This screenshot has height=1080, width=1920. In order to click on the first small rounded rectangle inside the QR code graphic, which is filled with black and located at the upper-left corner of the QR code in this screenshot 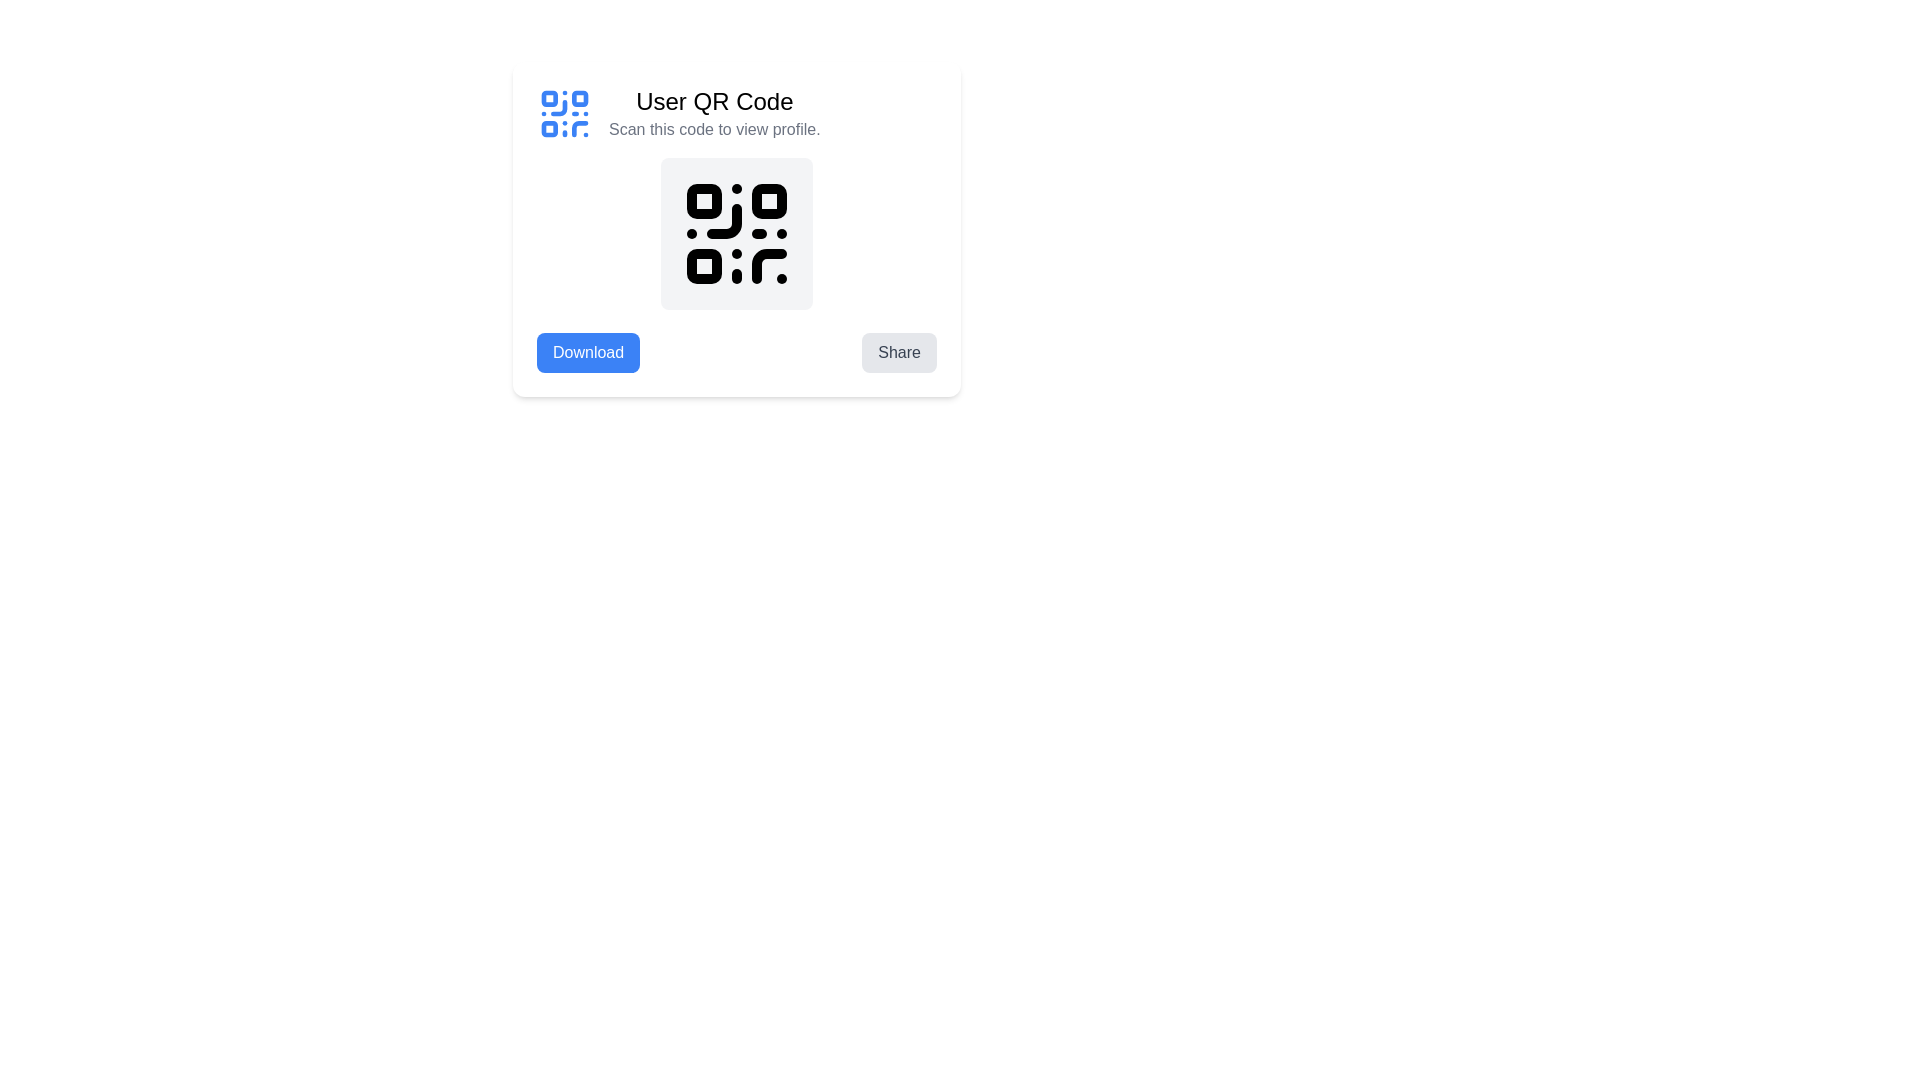, I will do `click(704, 201)`.